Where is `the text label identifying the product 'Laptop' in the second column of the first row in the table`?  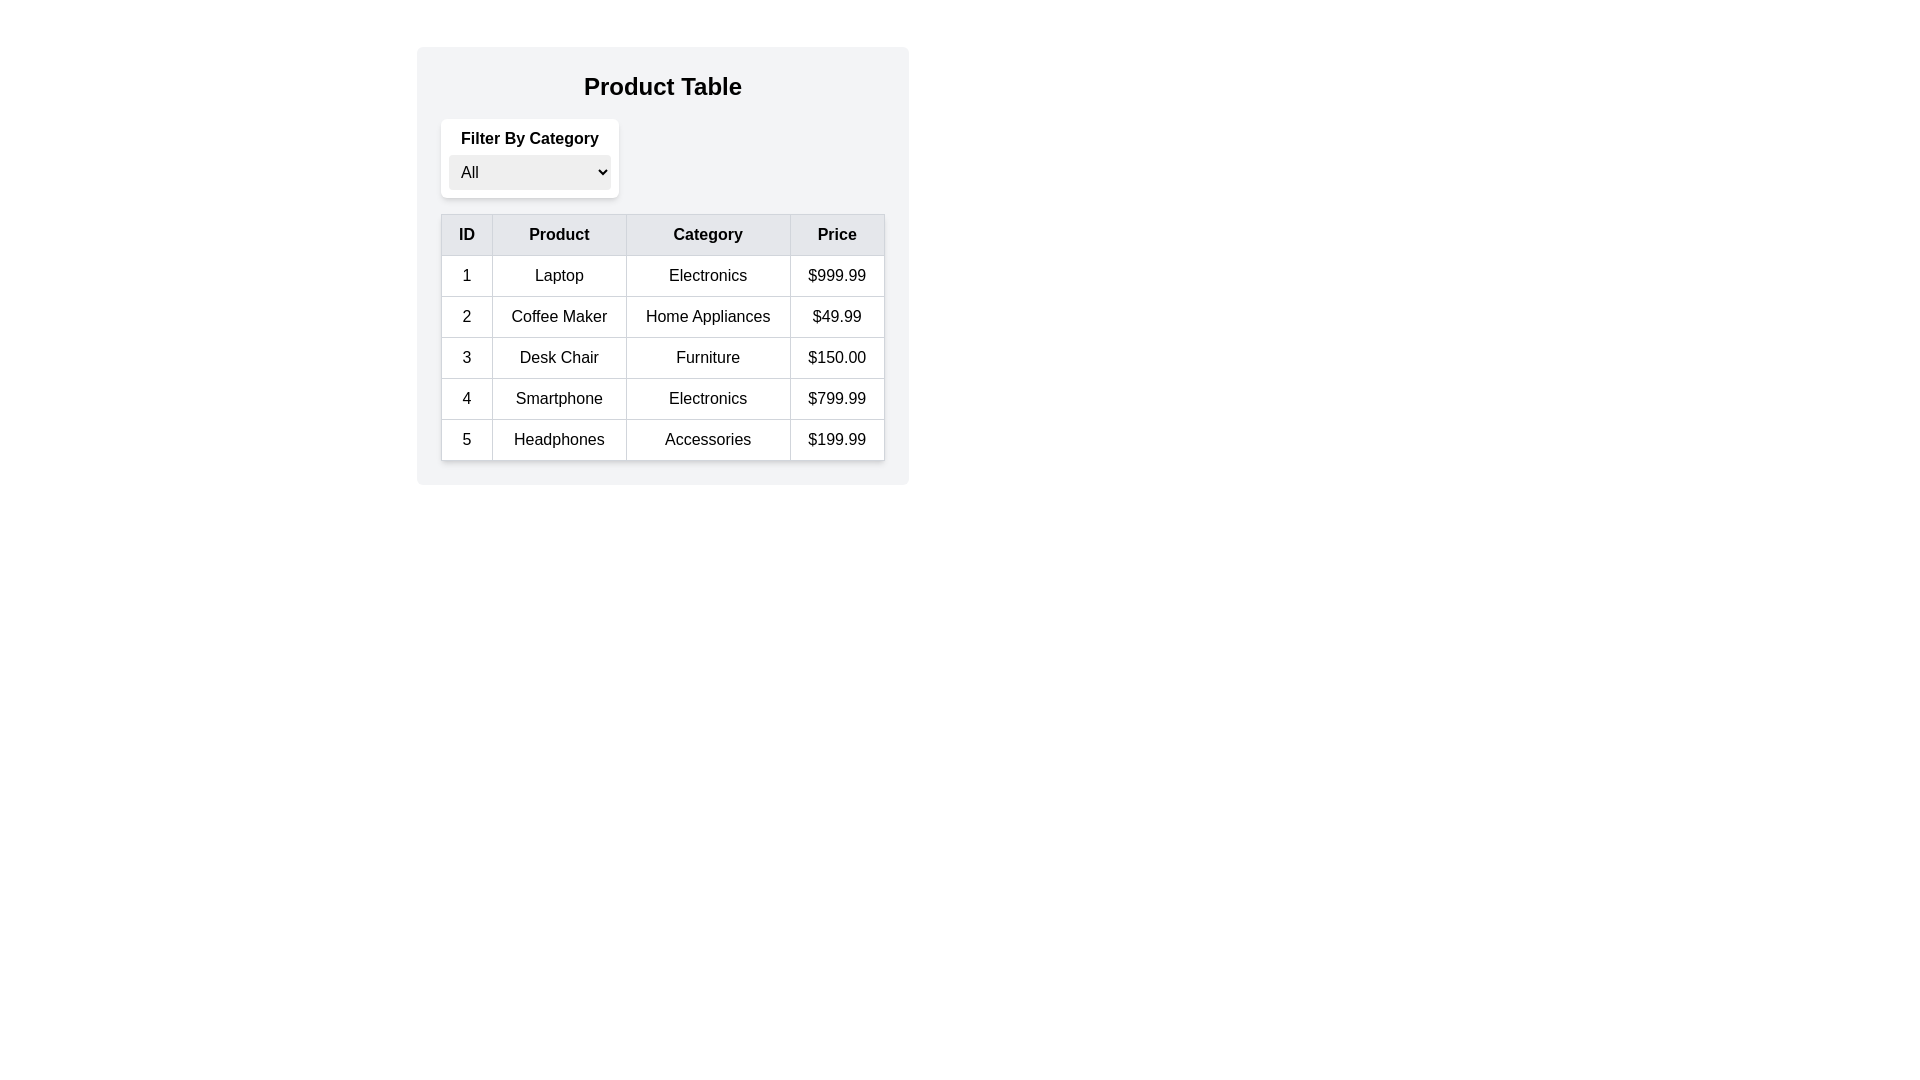 the text label identifying the product 'Laptop' in the second column of the first row in the table is located at coordinates (559, 276).